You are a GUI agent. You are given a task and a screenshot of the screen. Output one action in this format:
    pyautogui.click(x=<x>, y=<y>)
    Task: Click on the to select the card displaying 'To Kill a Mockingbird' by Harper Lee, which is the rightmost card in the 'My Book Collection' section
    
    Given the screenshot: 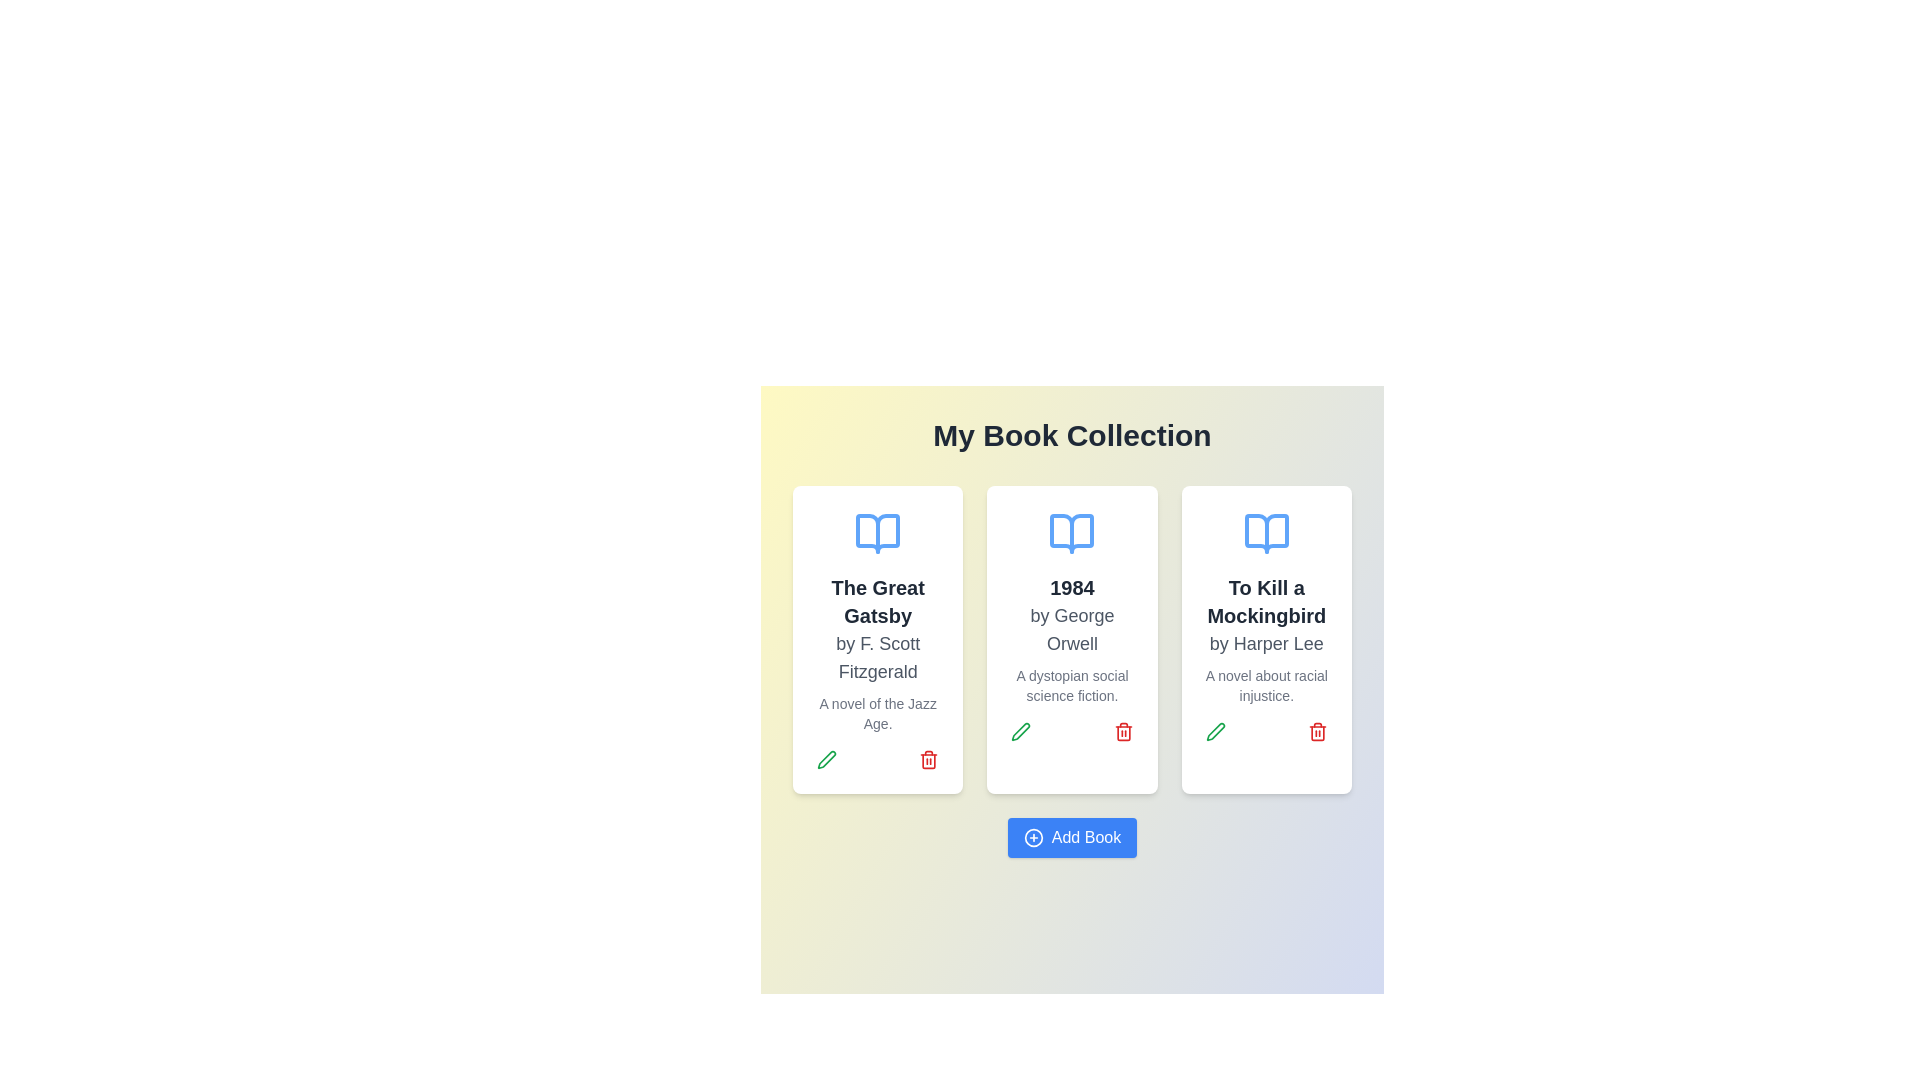 What is the action you would take?
    pyautogui.click(x=1265, y=640)
    